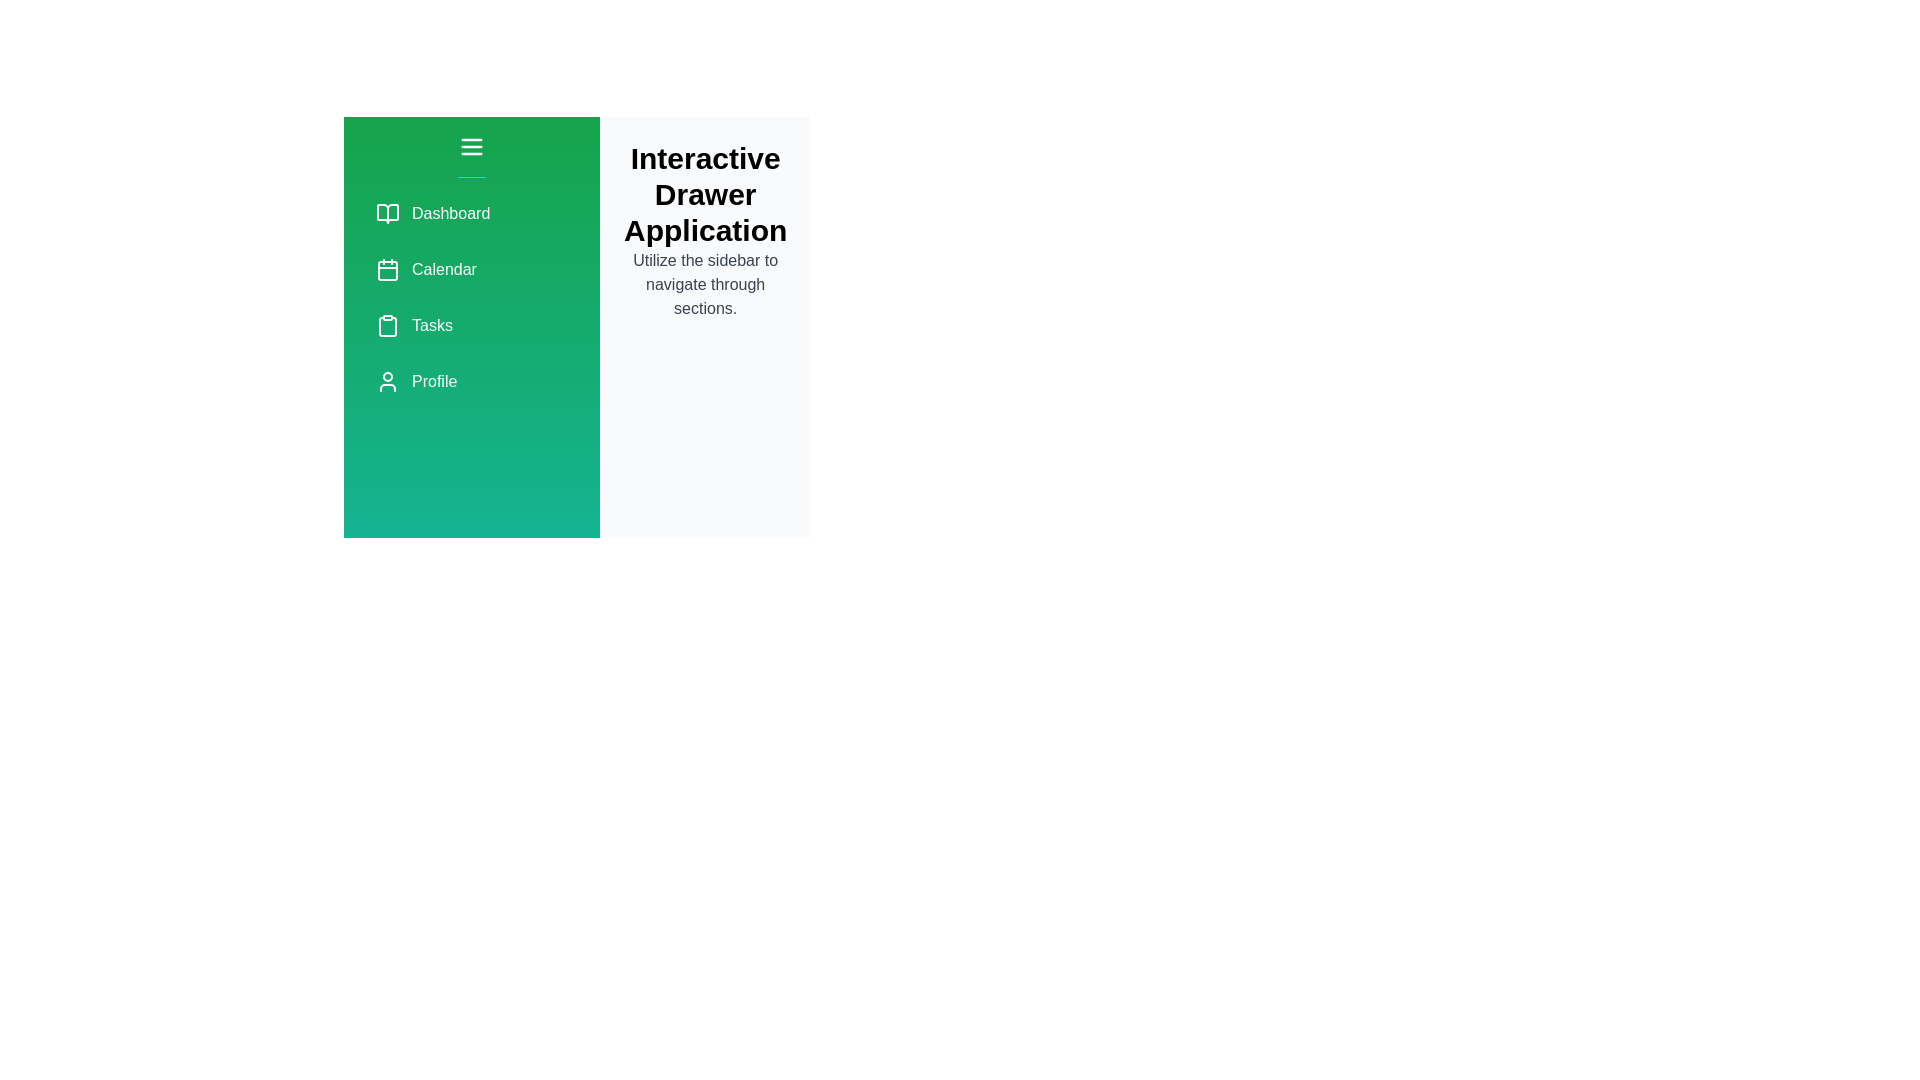 Image resolution: width=1920 pixels, height=1080 pixels. Describe the element at coordinates (705, 285) in the screenshot. I see `the main content text for copying` at that location.